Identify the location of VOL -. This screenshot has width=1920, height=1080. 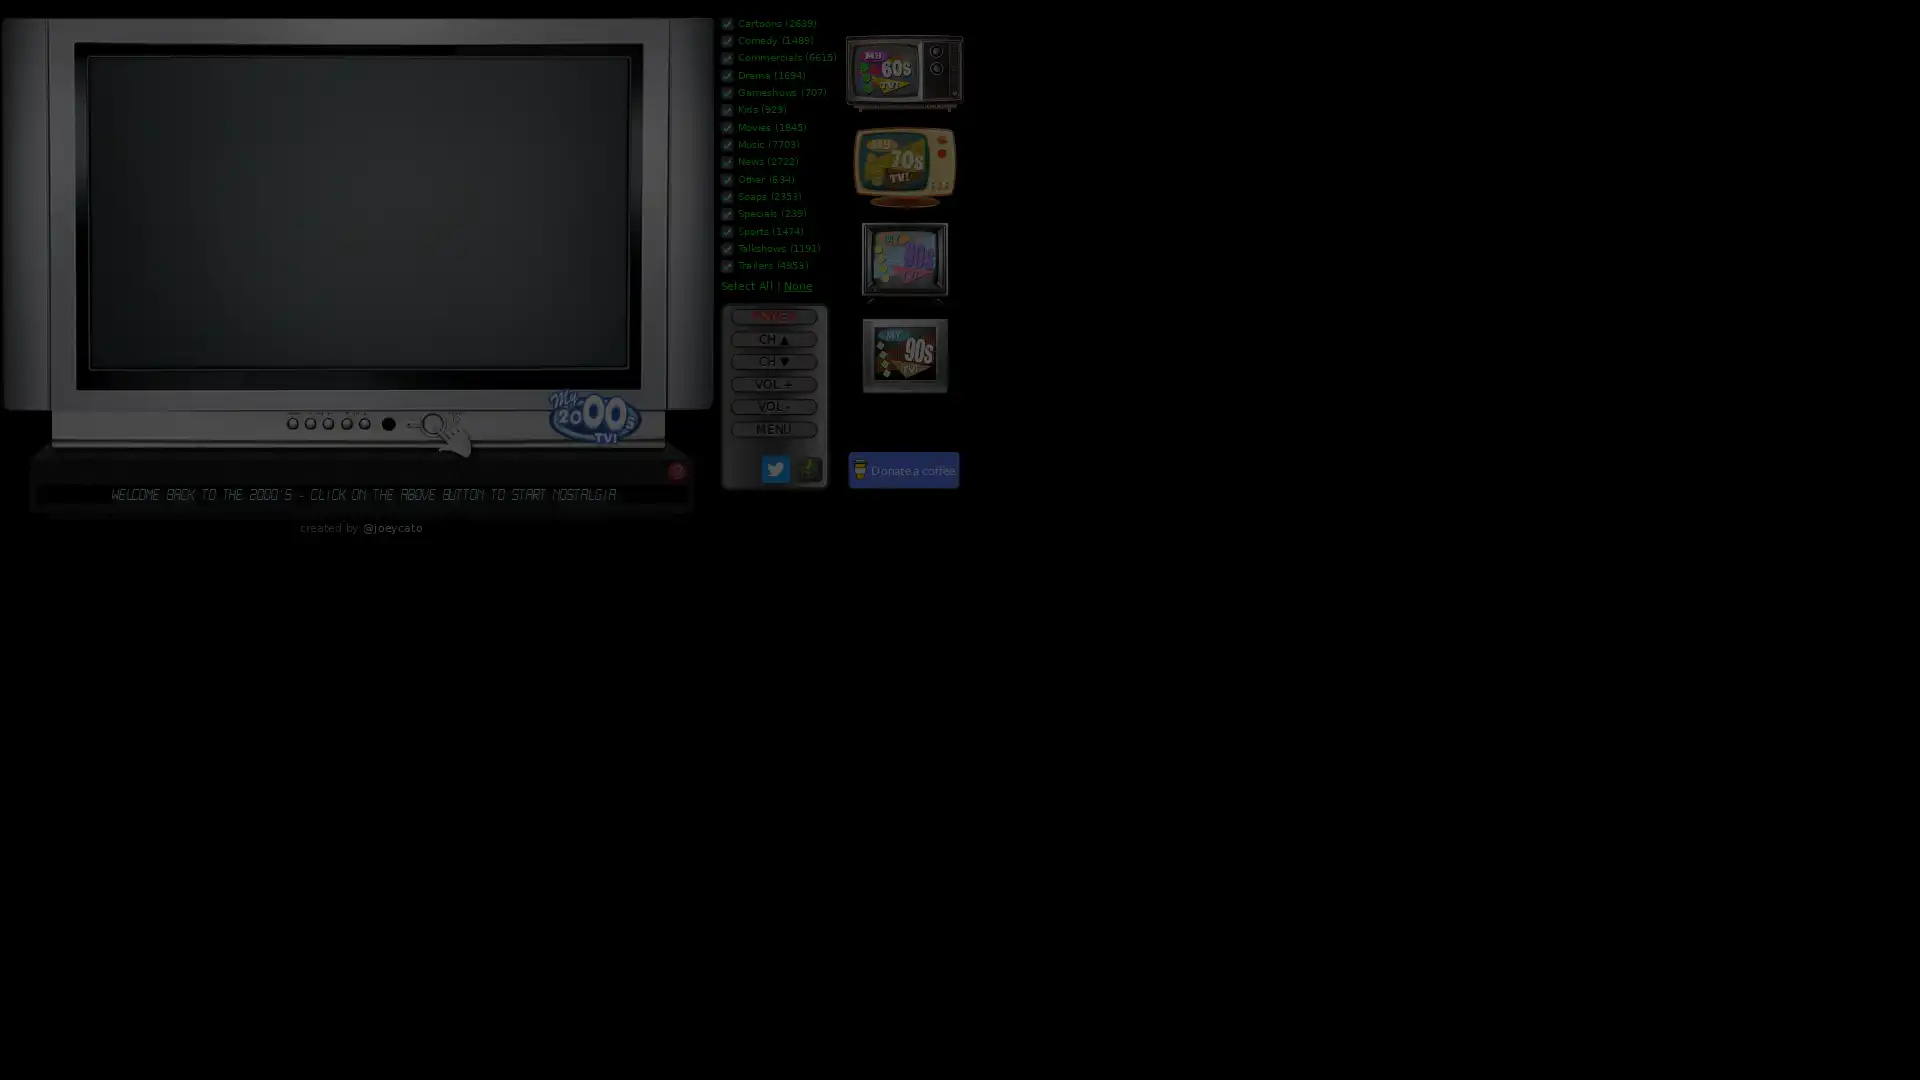
(772, 405).